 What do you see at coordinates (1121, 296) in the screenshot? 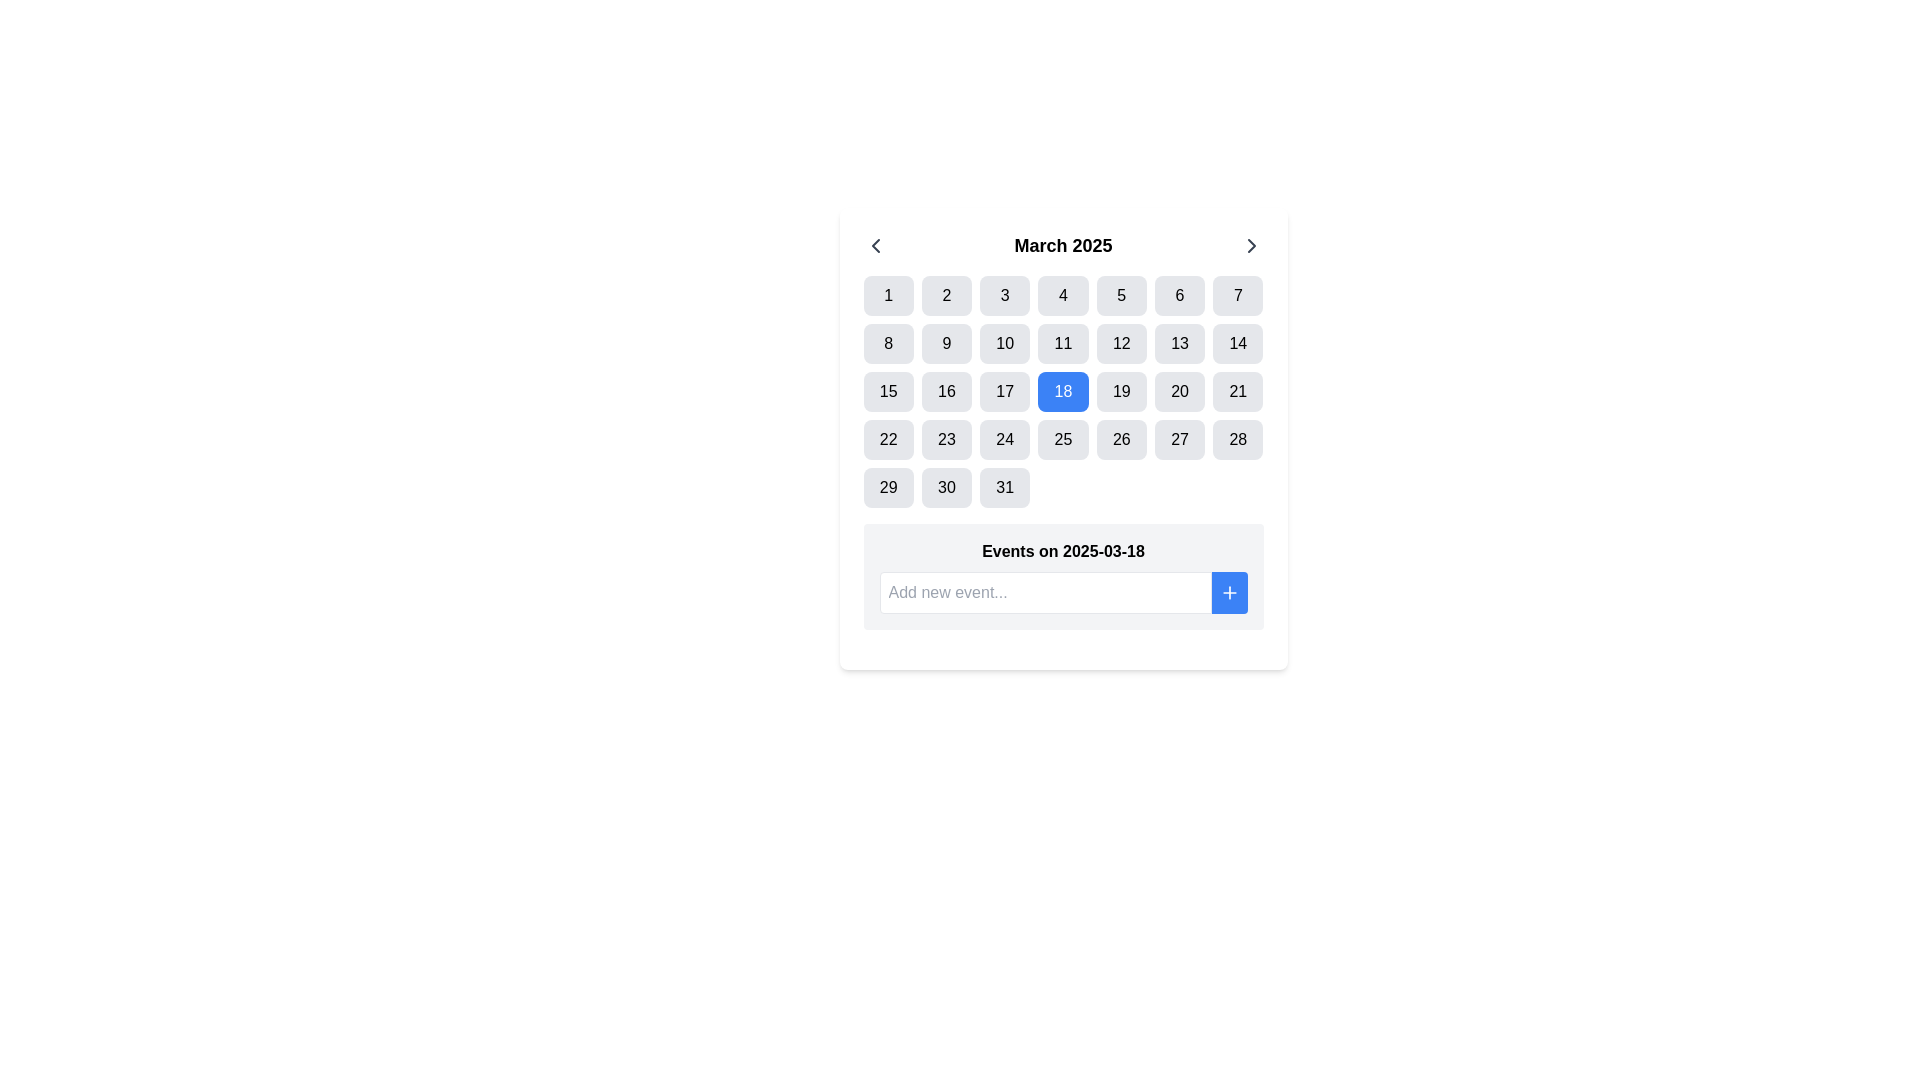
I see `the button-like interactive calendar cell displaying the numeral '5'` at bounding box center [1121, 296].